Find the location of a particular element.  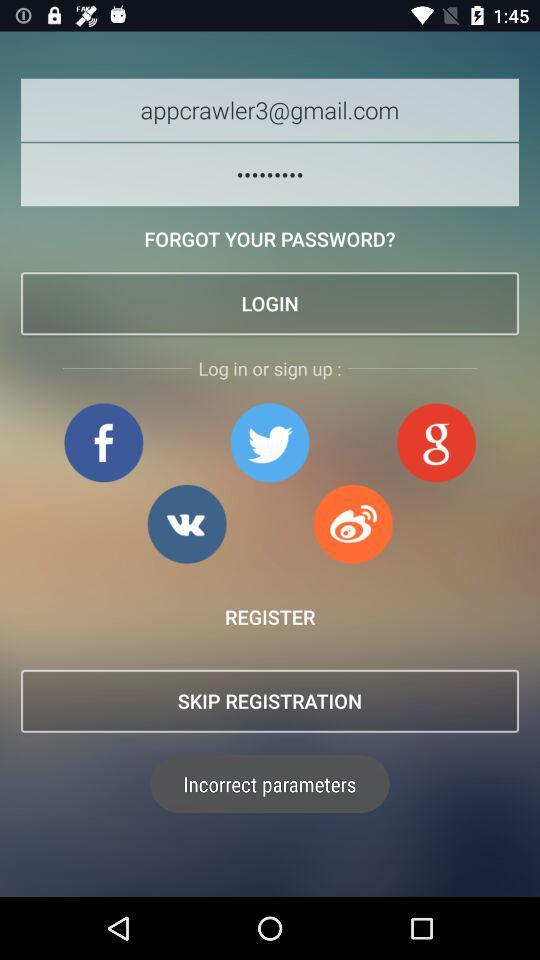

wifi user is located at coordinates (352, 523).